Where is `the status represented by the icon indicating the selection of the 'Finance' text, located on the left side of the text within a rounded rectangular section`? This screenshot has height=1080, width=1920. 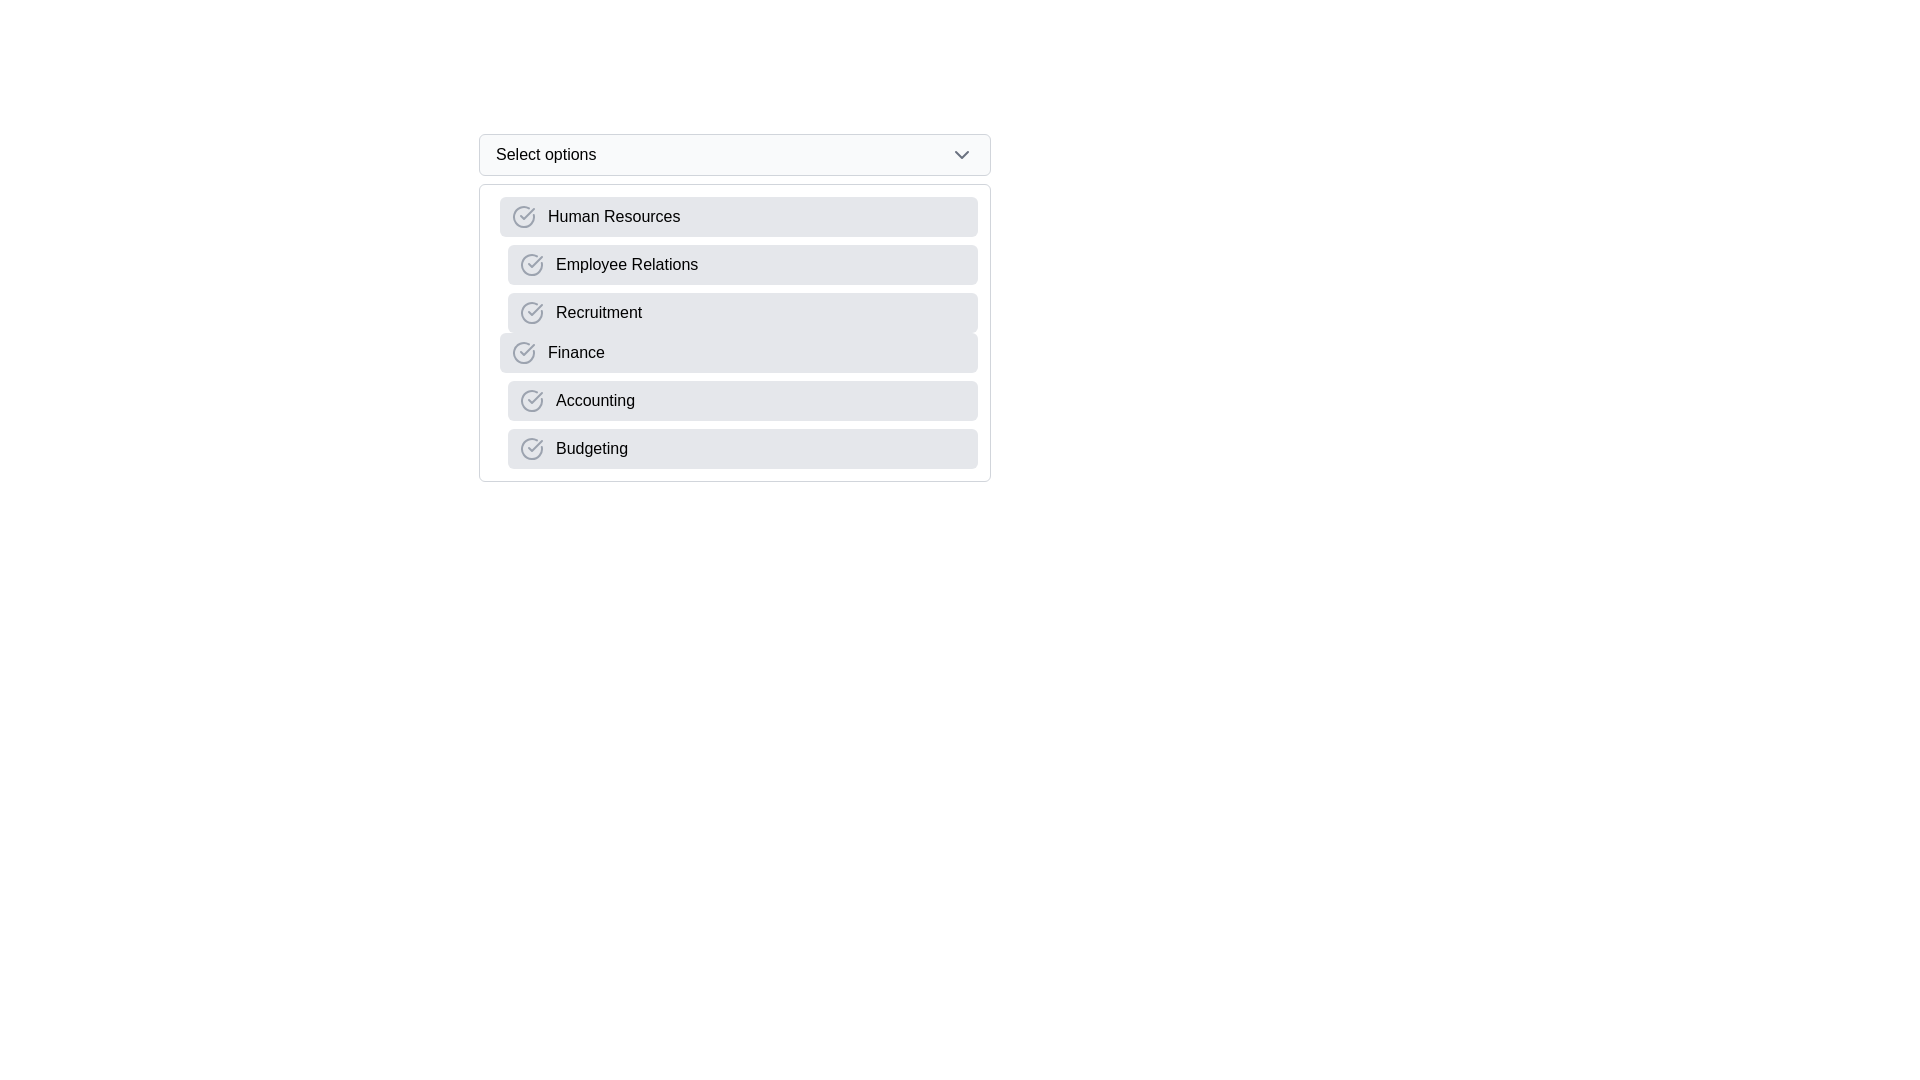 the status represented by the icon indicating the selection of the 'Finance' text, located on the left side of the text within a rounded rectangular section is located at coordinates (523, 352).